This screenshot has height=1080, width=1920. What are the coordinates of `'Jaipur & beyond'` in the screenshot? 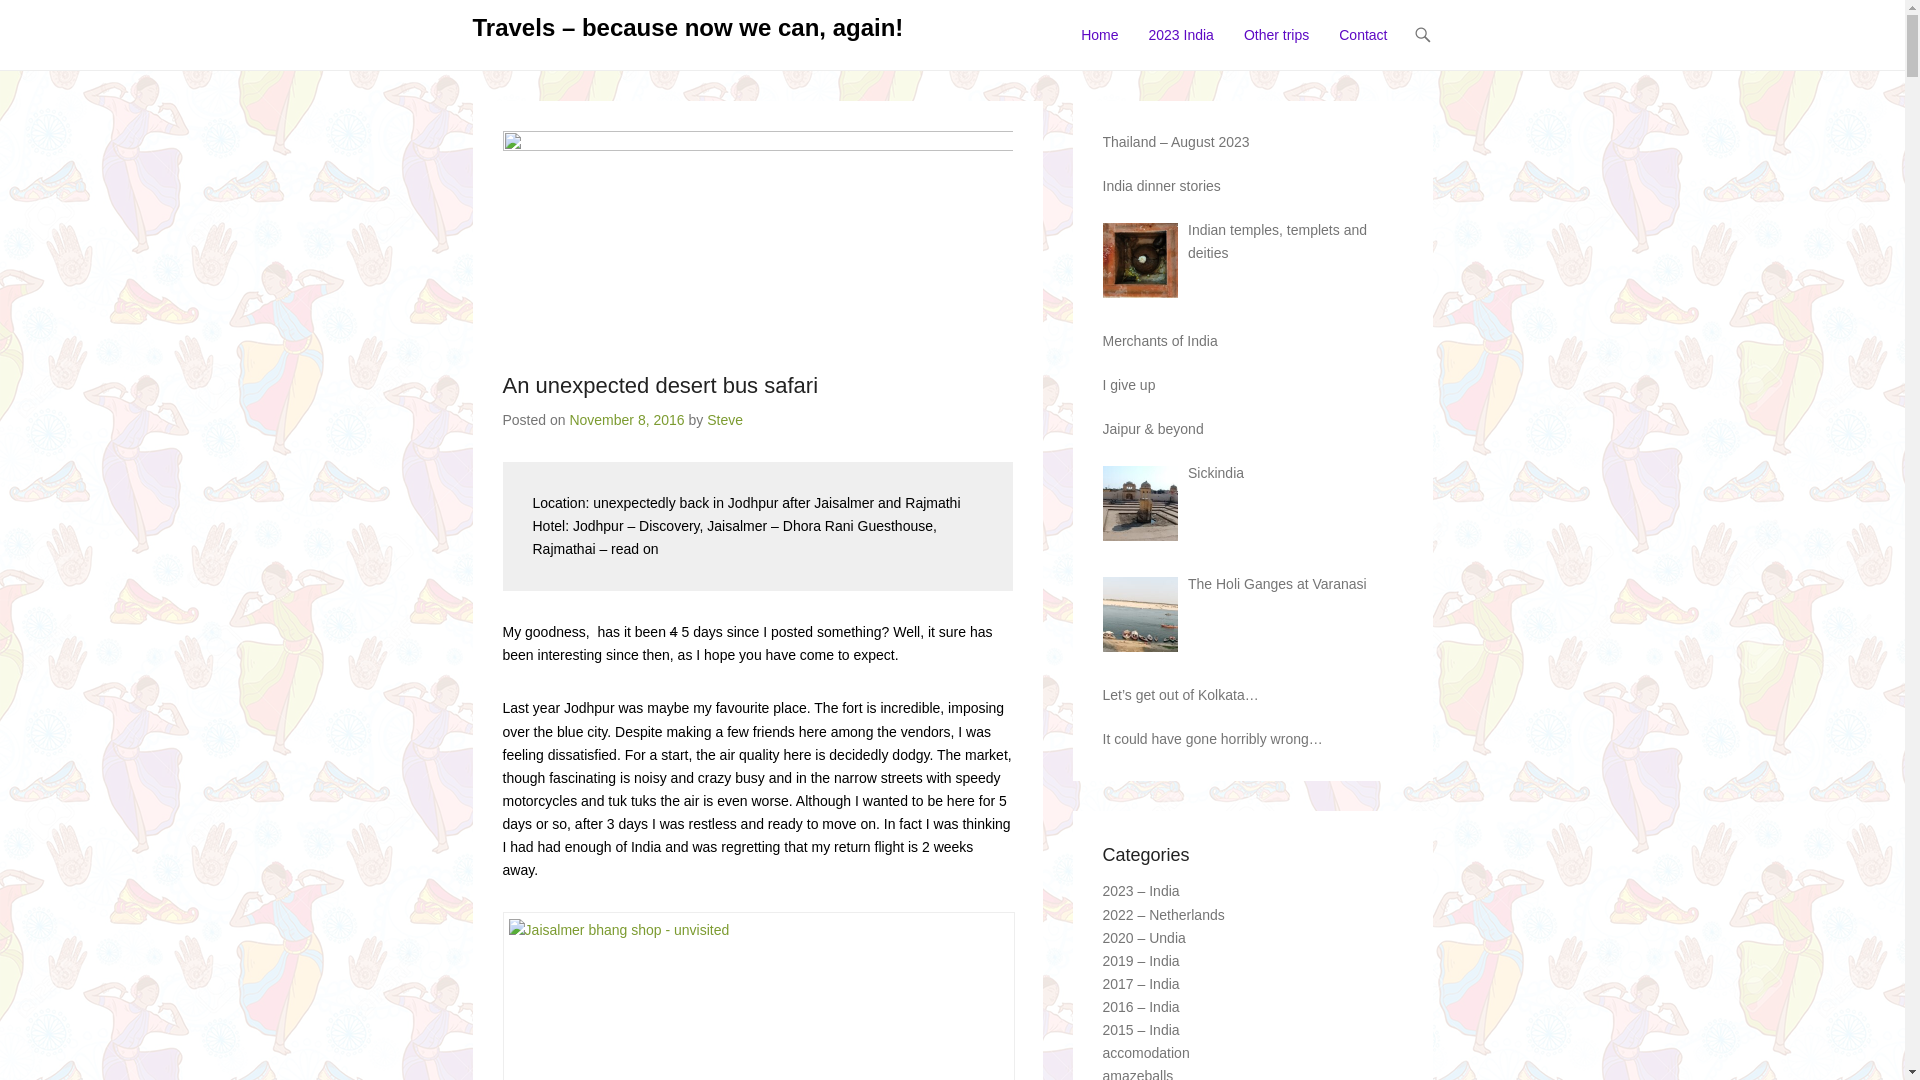 It's located at (1101, 427).